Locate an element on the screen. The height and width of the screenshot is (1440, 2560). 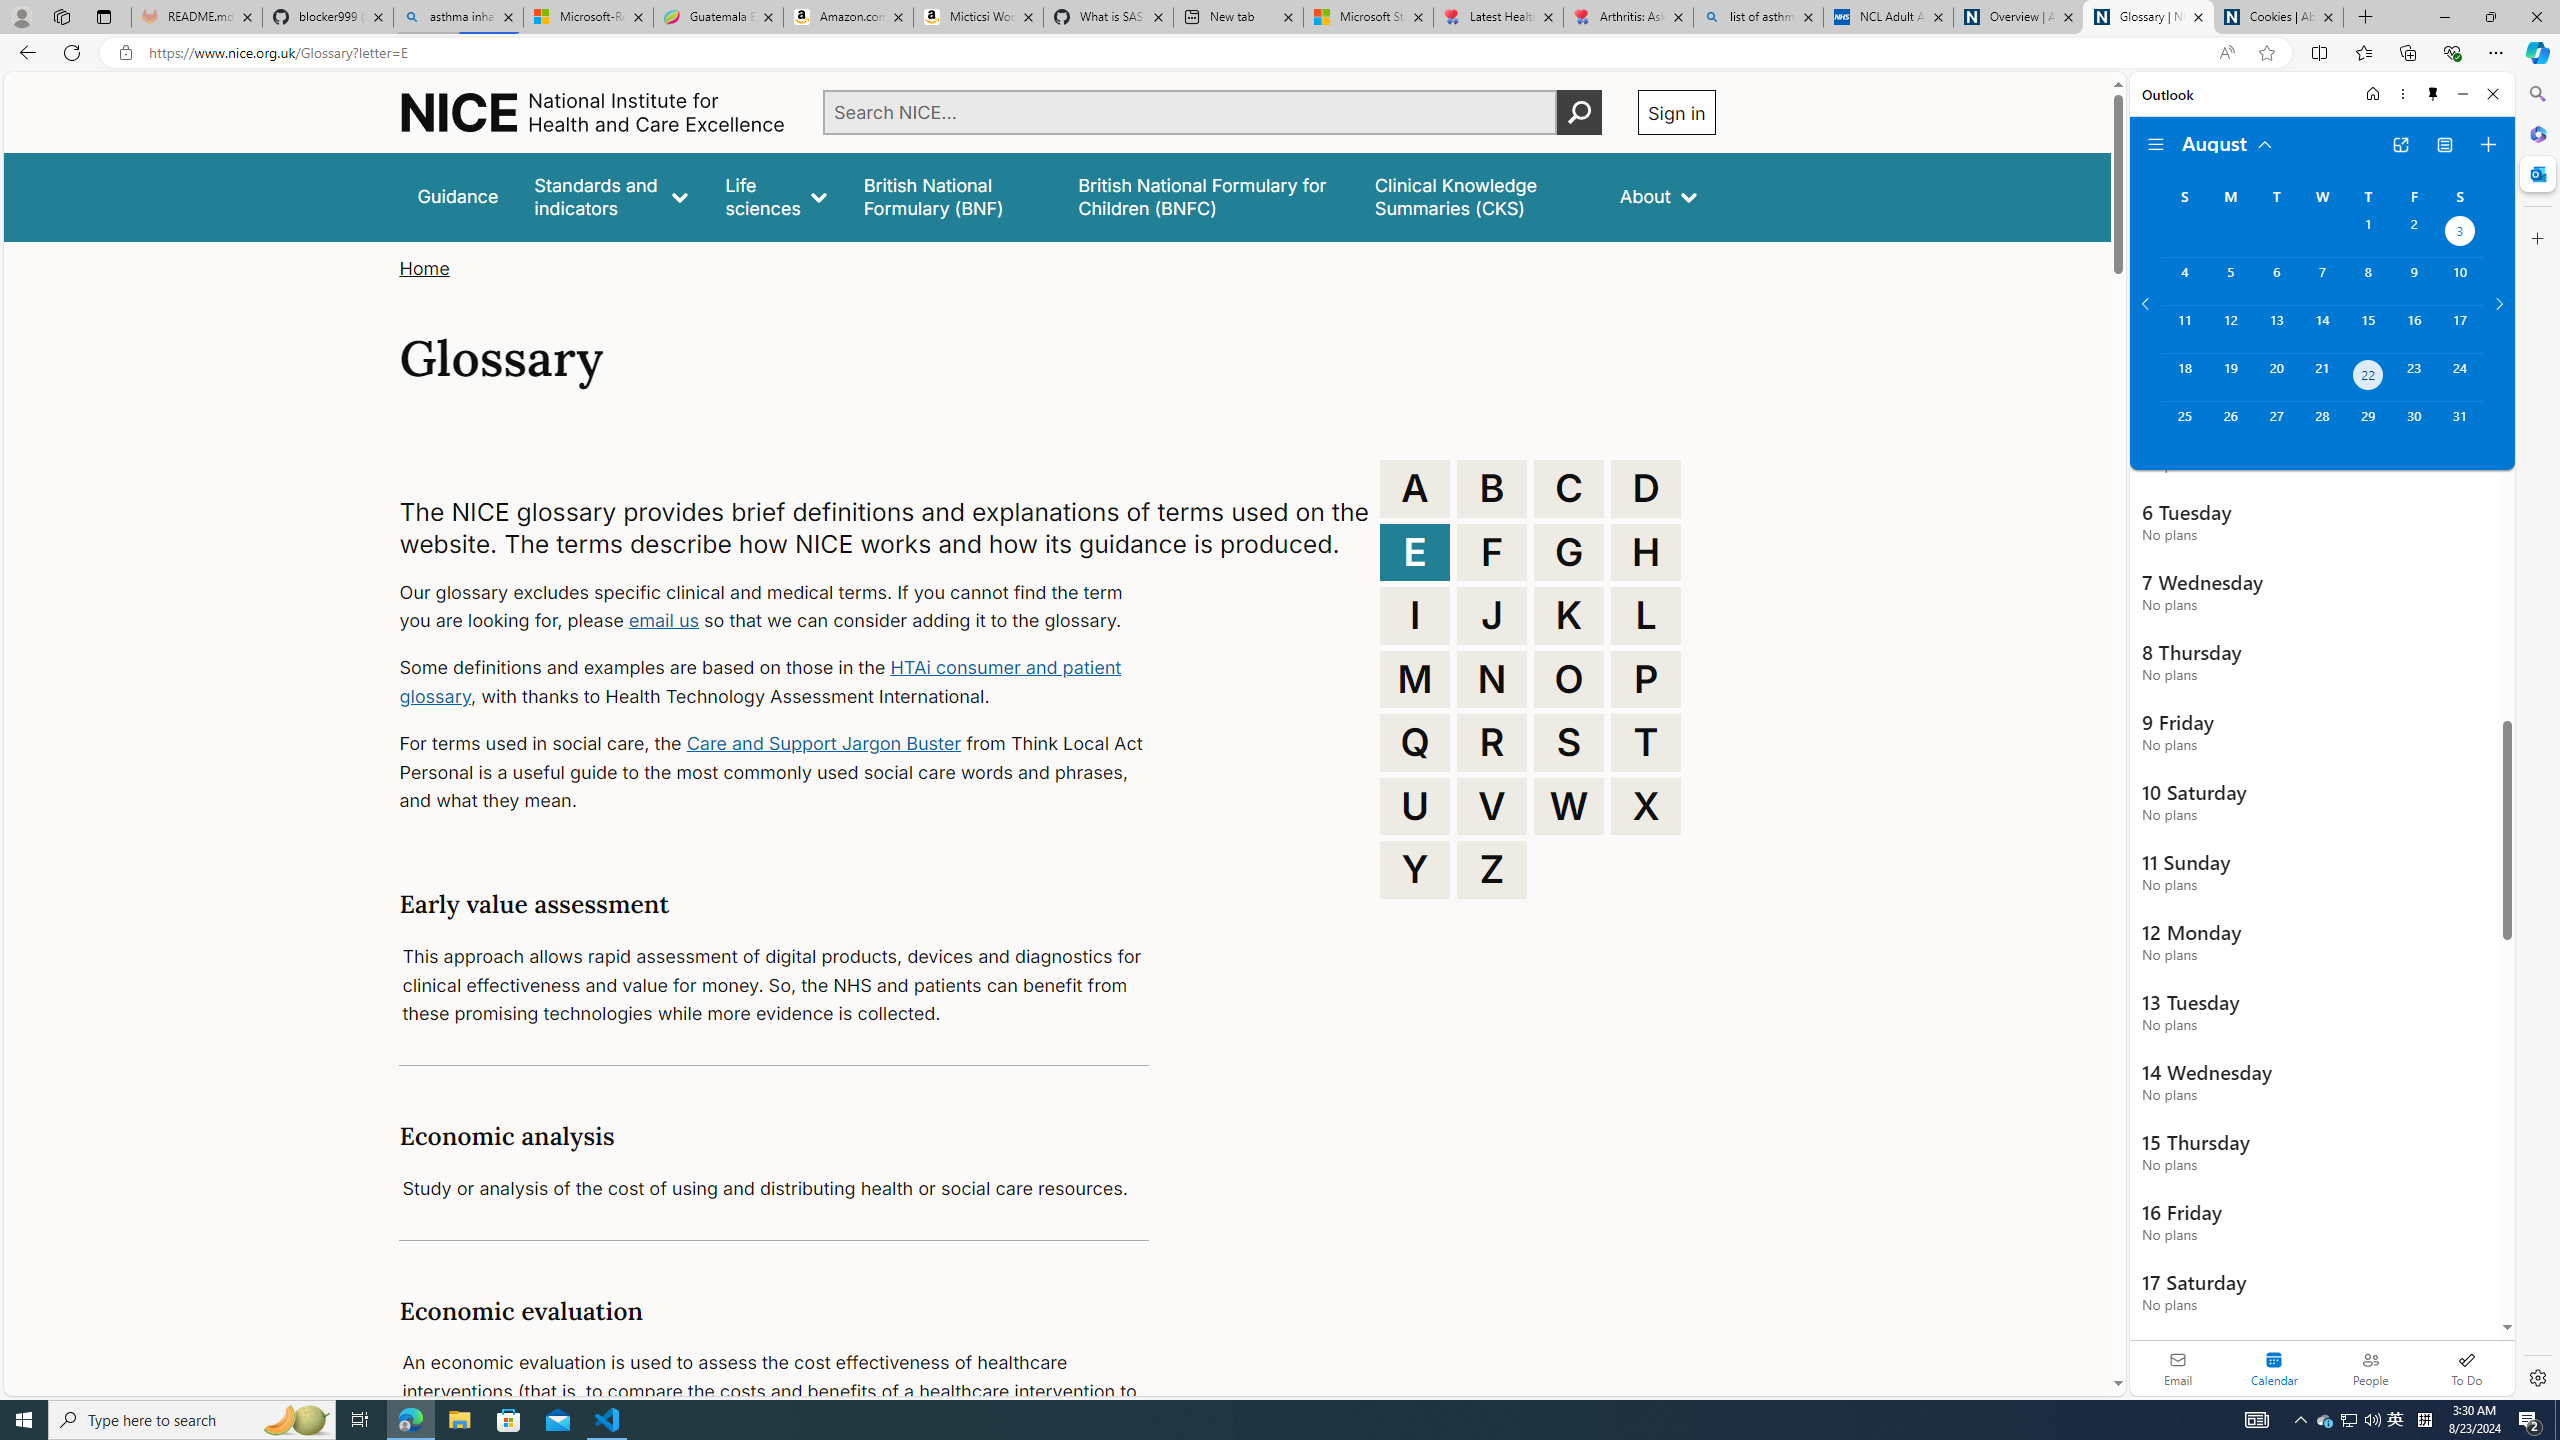
'Thursday, August 8, 2024. ' is located at coordinates (2368, 280).